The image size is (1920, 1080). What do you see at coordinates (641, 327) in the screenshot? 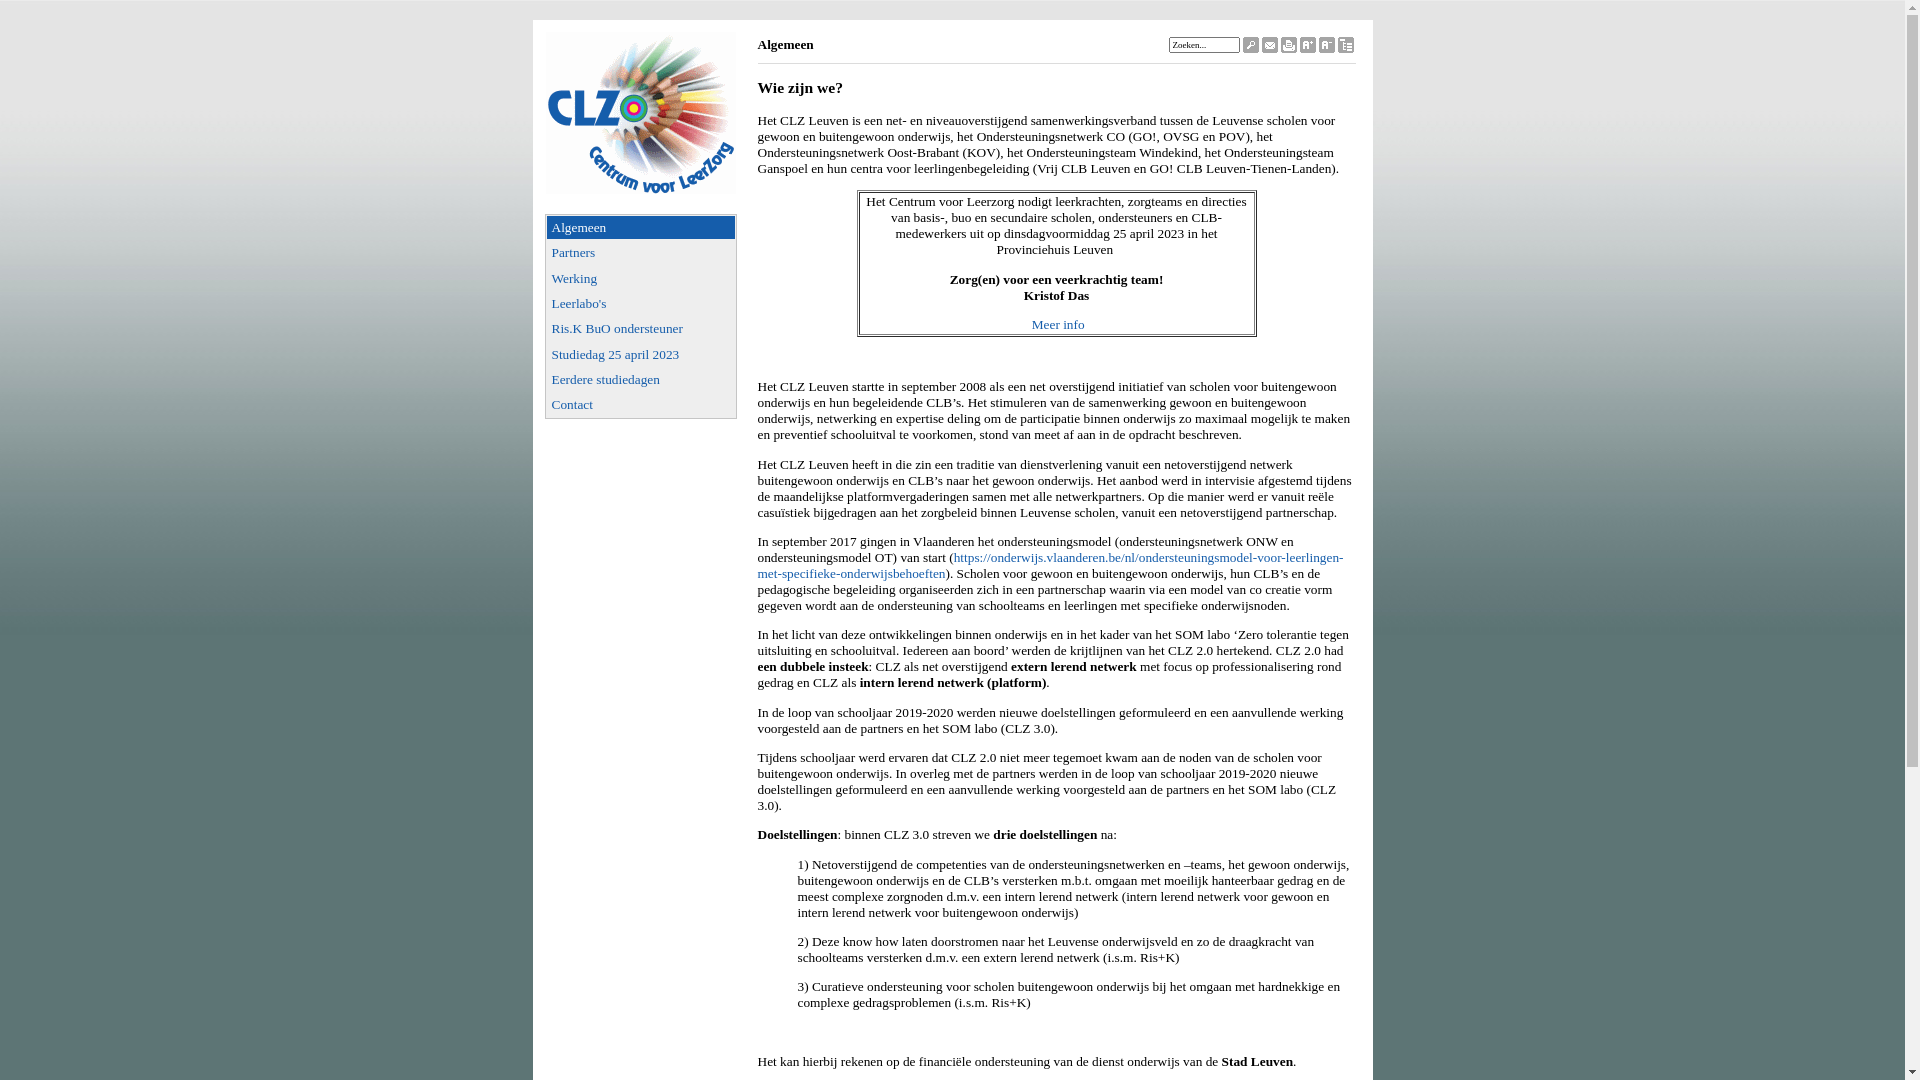
I see `'Ris.K BuO ondersteuner'` at bounding box center [641, 327].